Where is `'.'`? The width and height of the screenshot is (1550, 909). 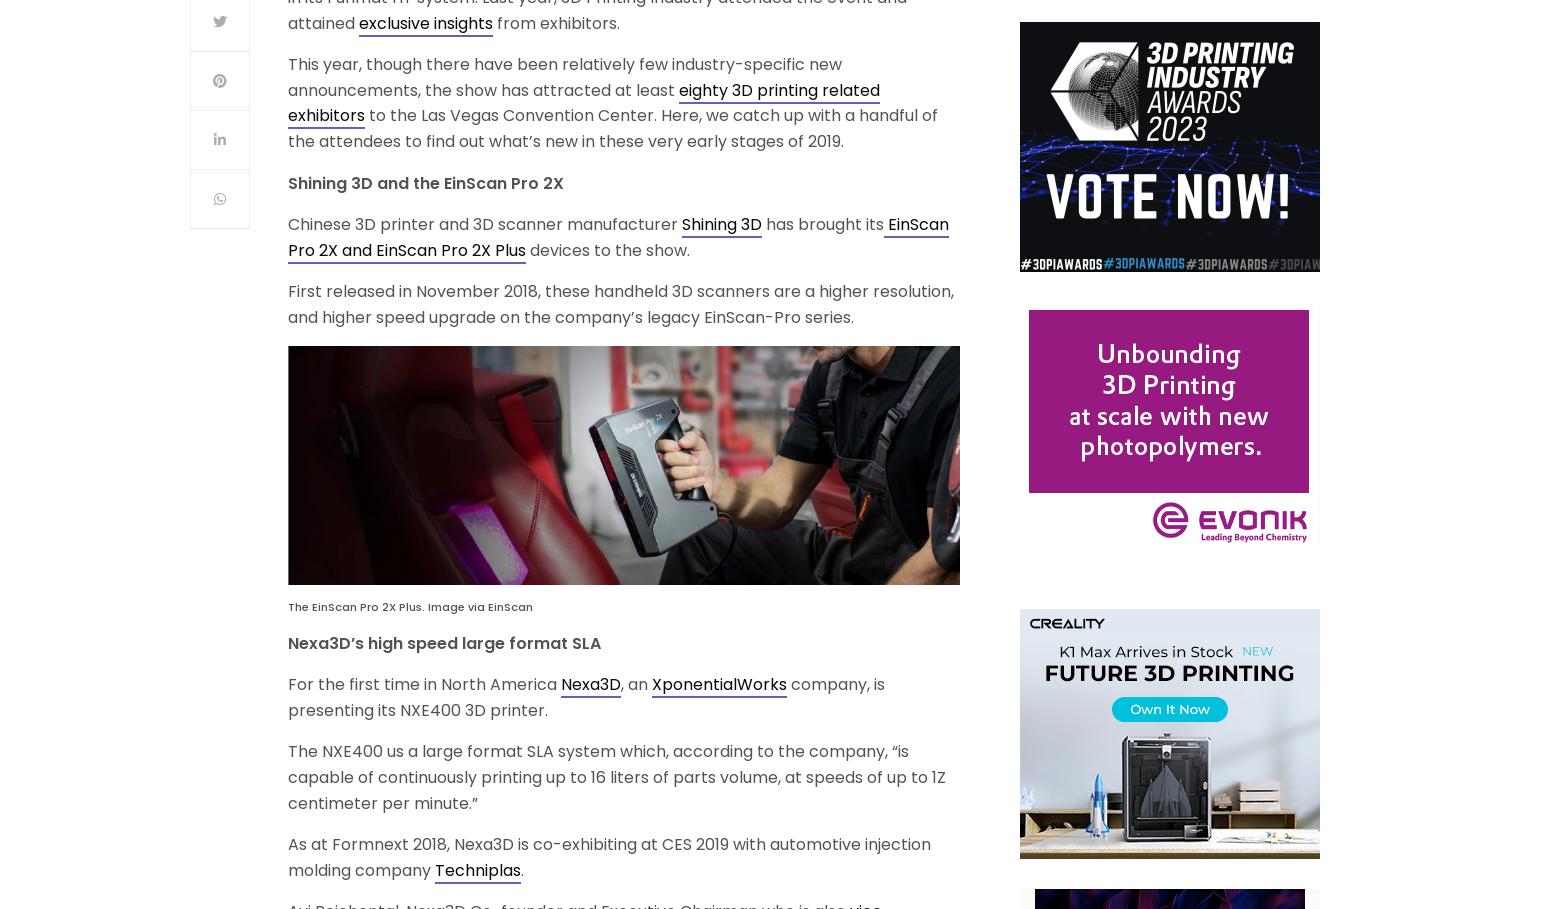
'.' is located at coordinates (521, 868).